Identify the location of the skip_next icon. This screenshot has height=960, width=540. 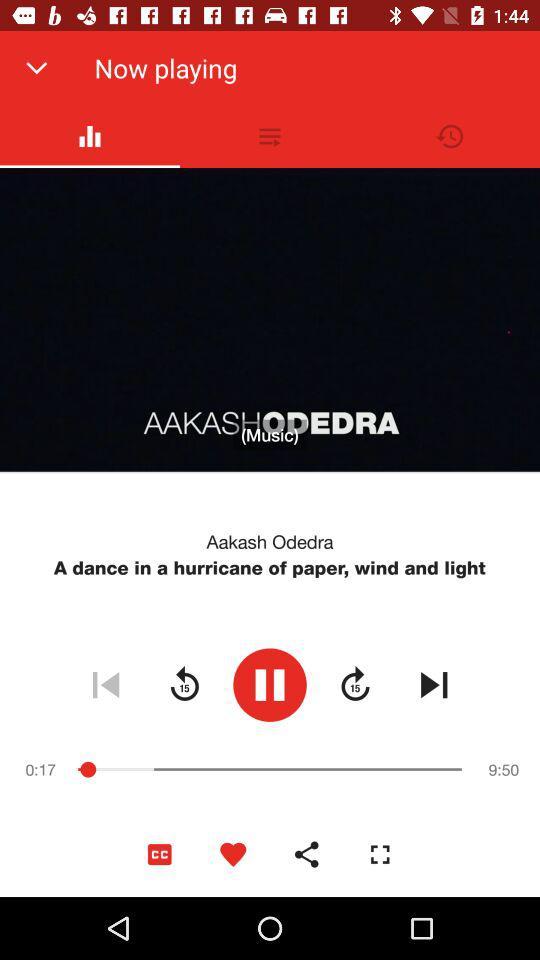
(433, 684).